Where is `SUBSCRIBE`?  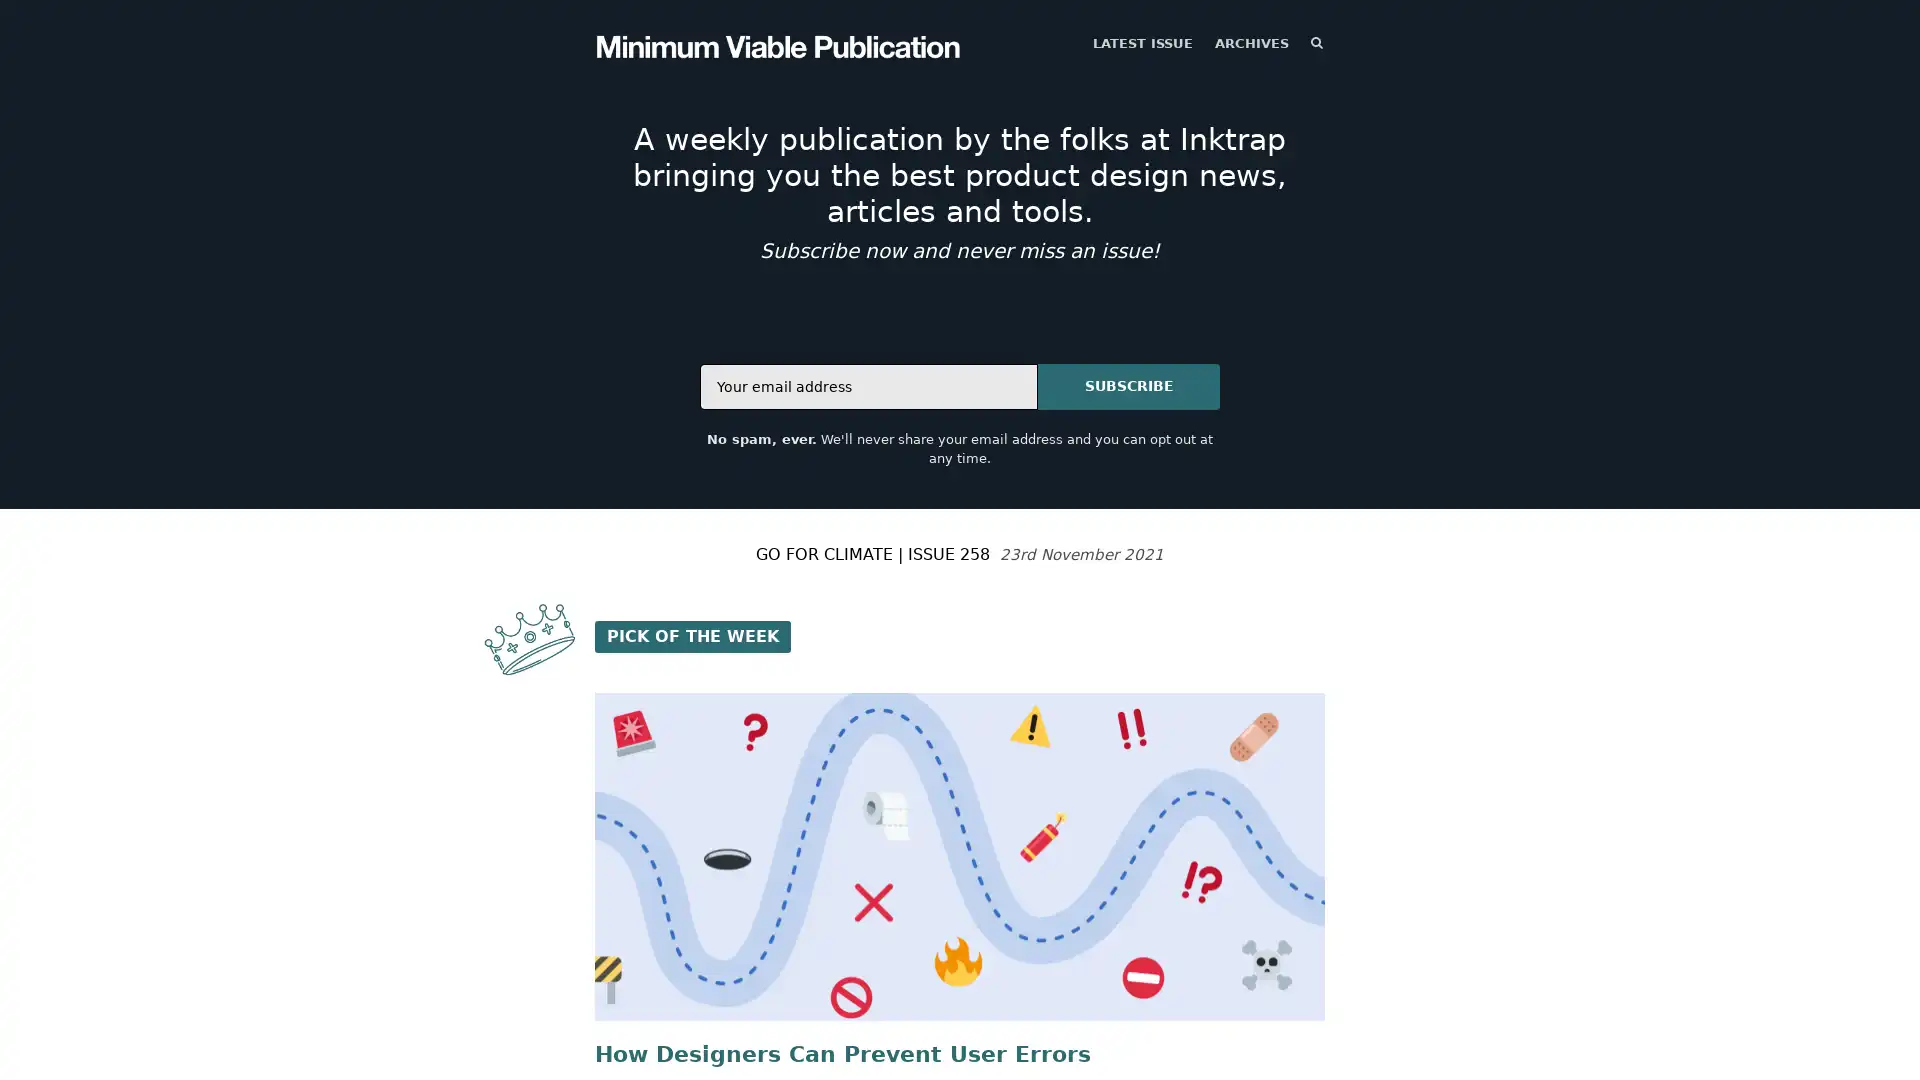
SUBSCRIBE is located at coordinates (1128, 385).